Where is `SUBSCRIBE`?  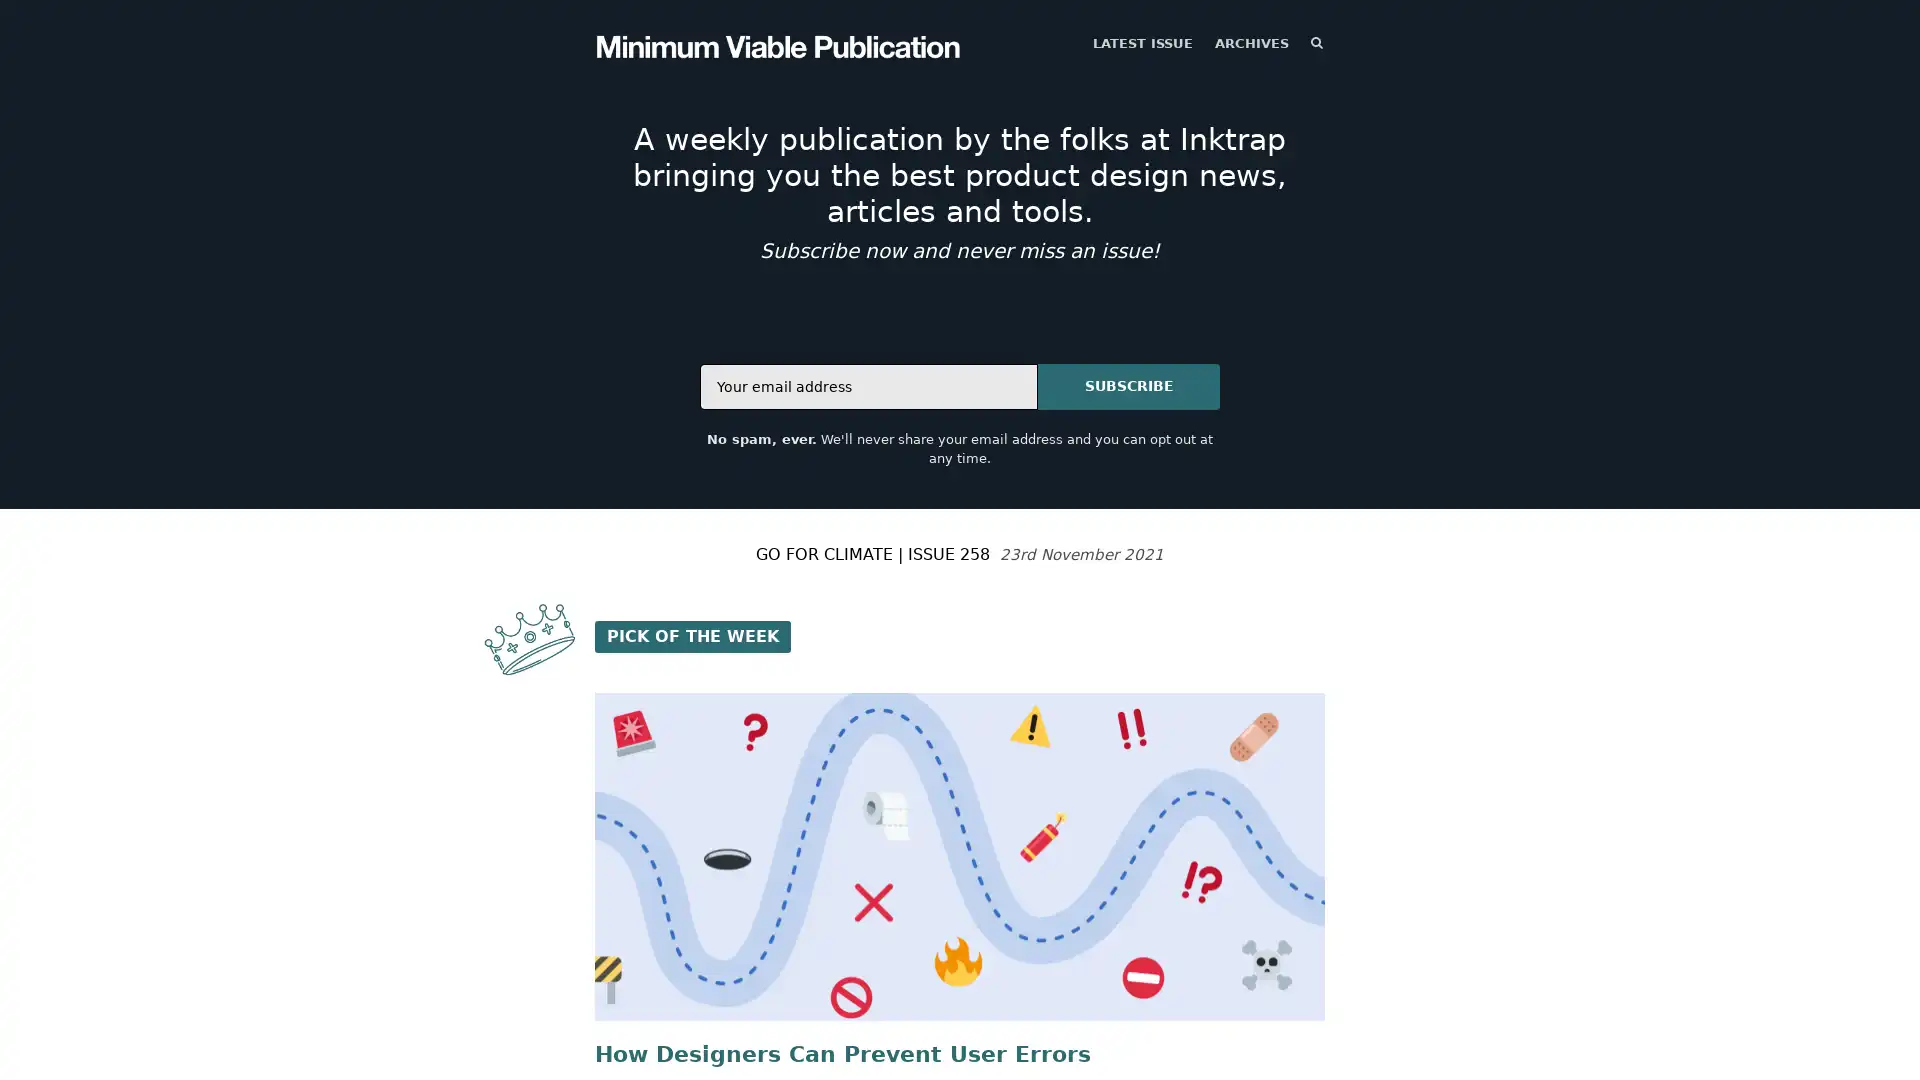
SUBSCRIBE is located at coordinates (1128, 385).